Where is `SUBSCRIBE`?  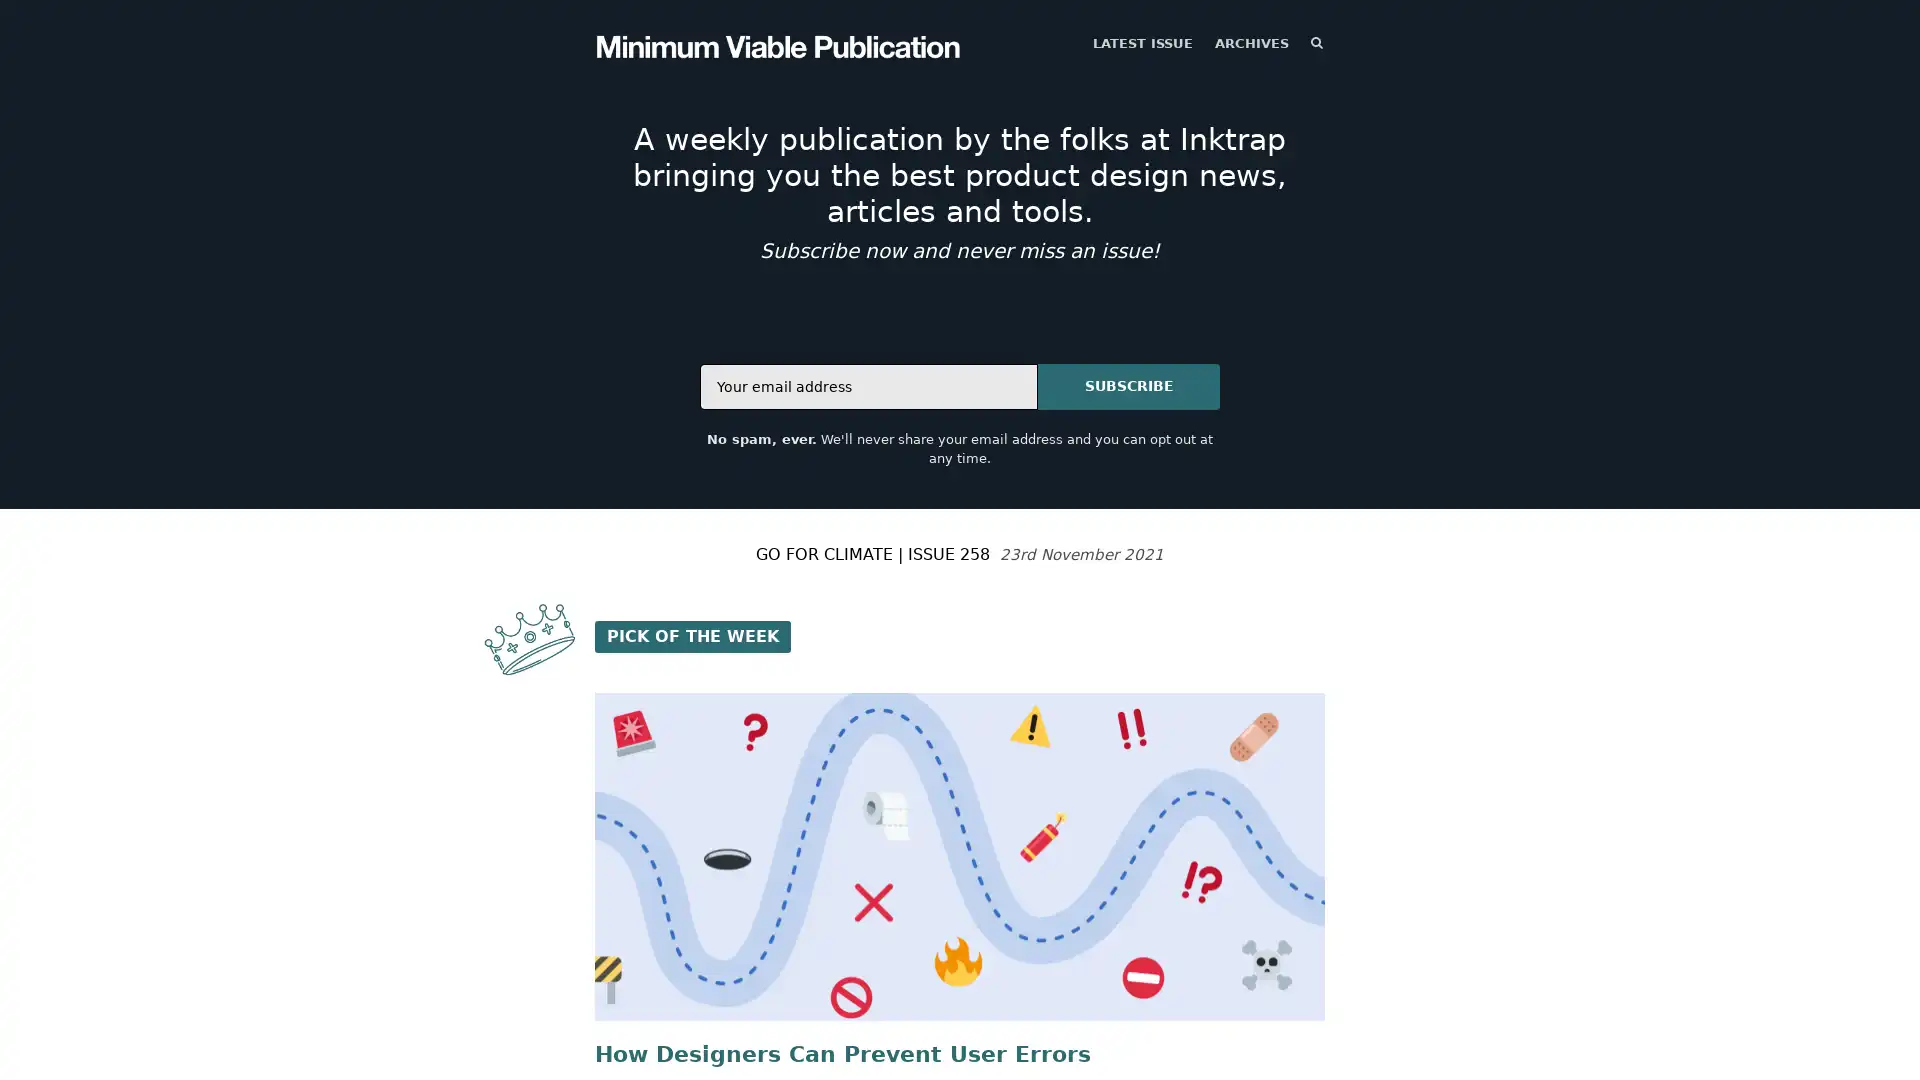
SUBSCRIBE is located at coordinates (1128, 385).